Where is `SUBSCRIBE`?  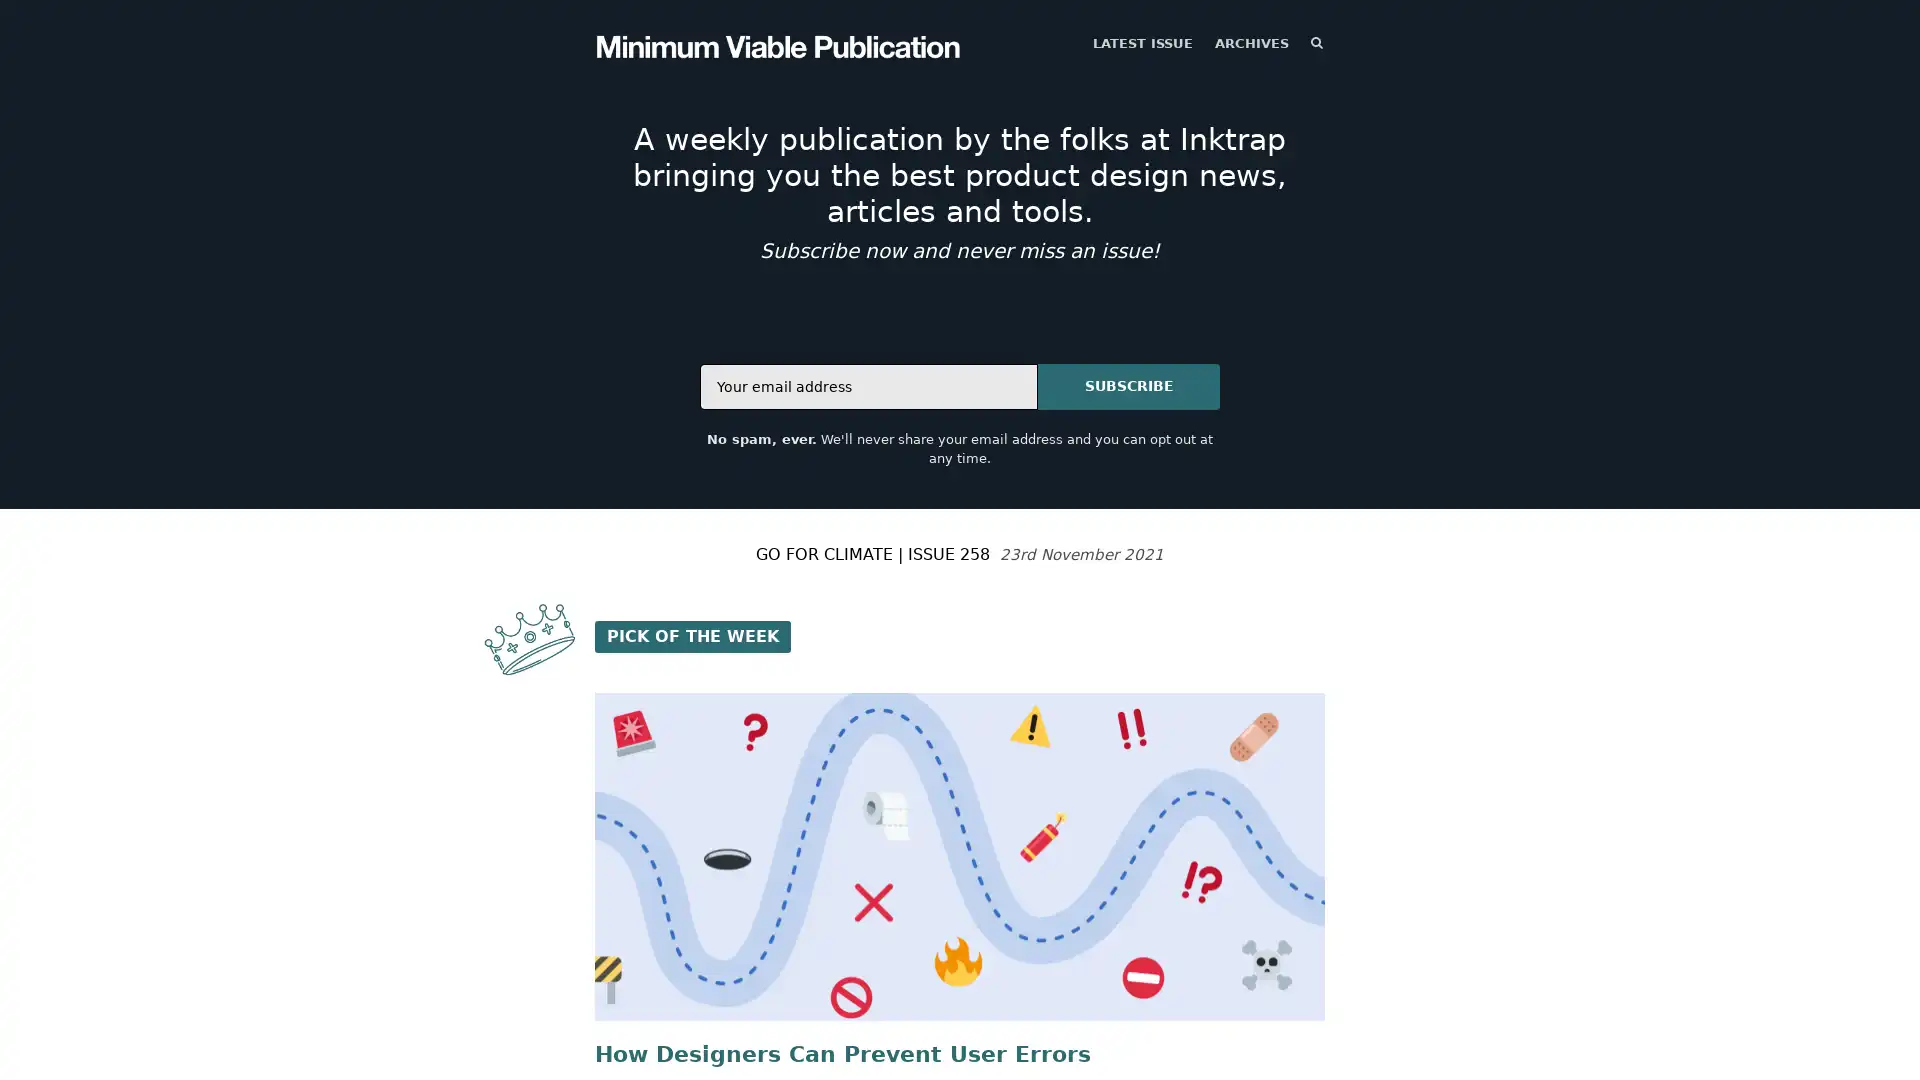
SUBSCRIBE is located at coordinates (1128, 385).